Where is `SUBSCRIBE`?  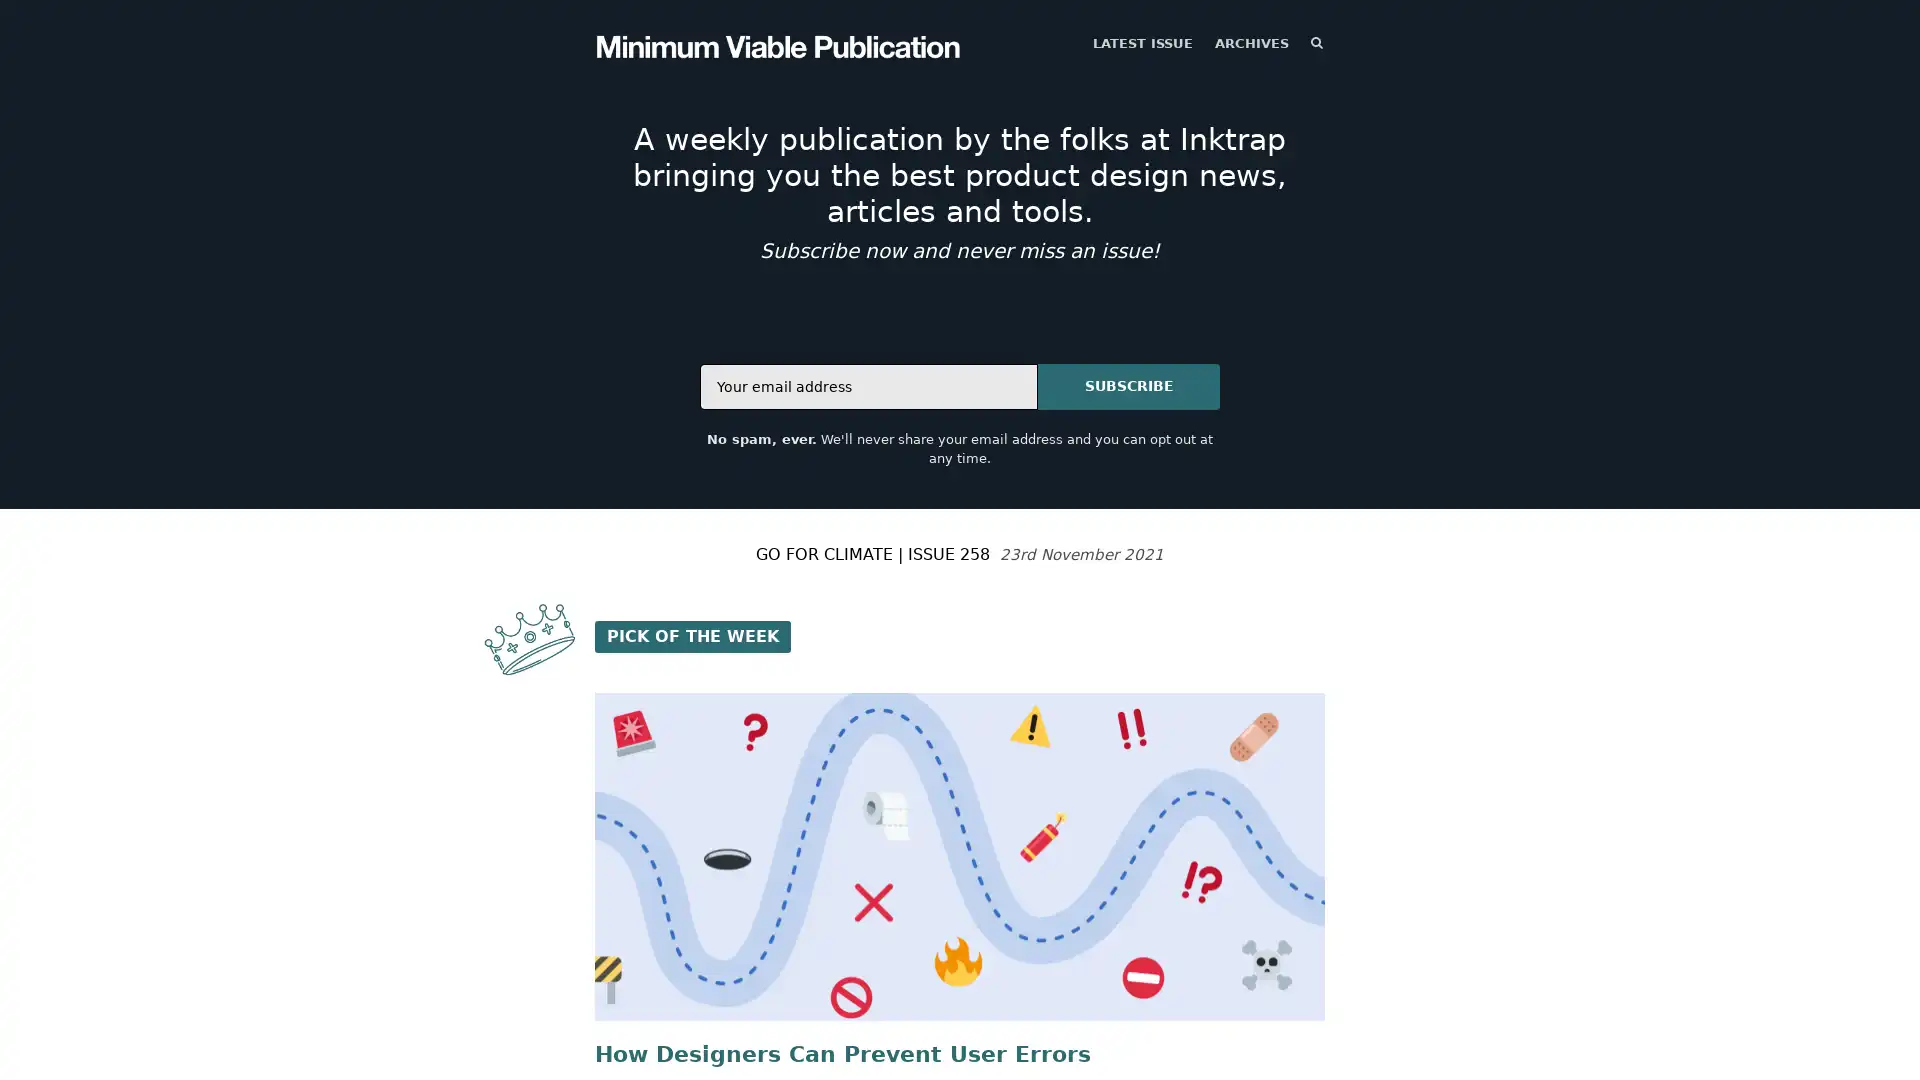
SUBSCRIBE is located at coordinates (1128, 385).